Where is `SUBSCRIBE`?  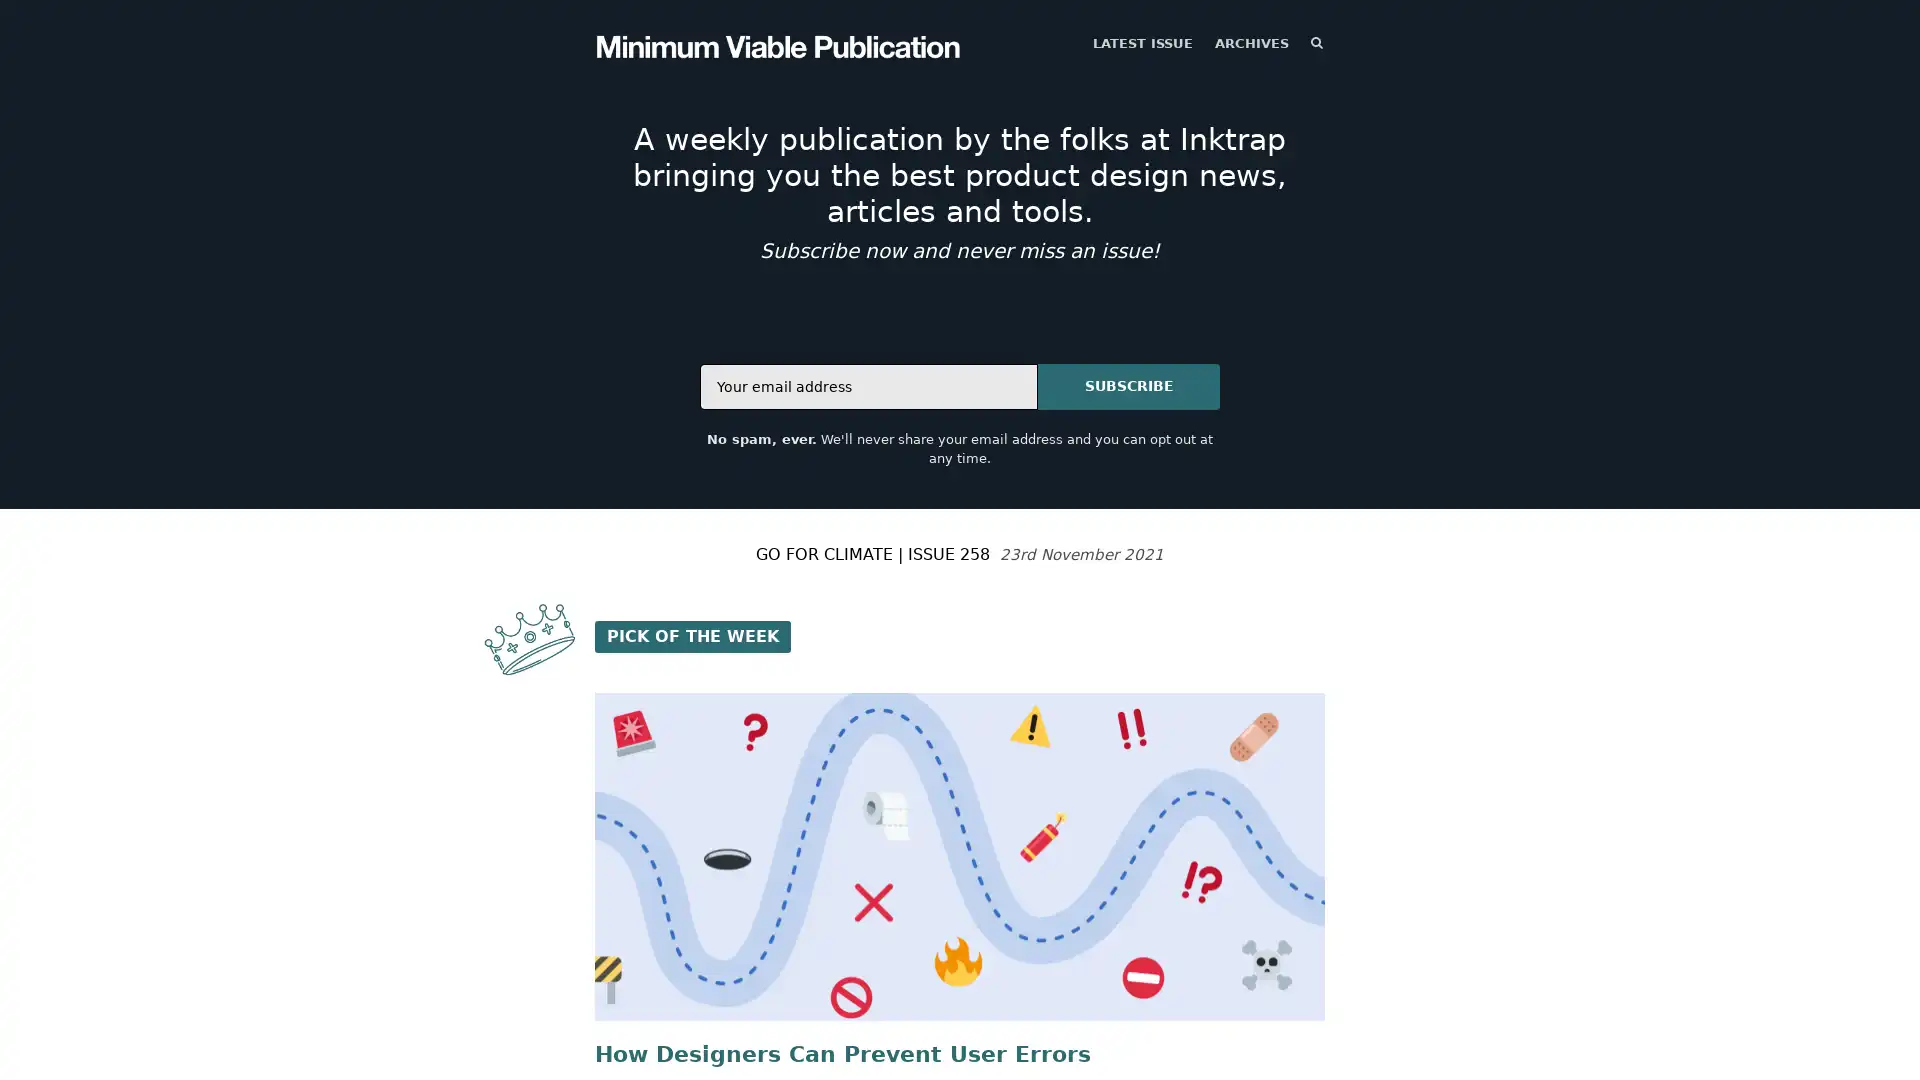
SUBSCRIBE is located at coordinates (1128, 385).